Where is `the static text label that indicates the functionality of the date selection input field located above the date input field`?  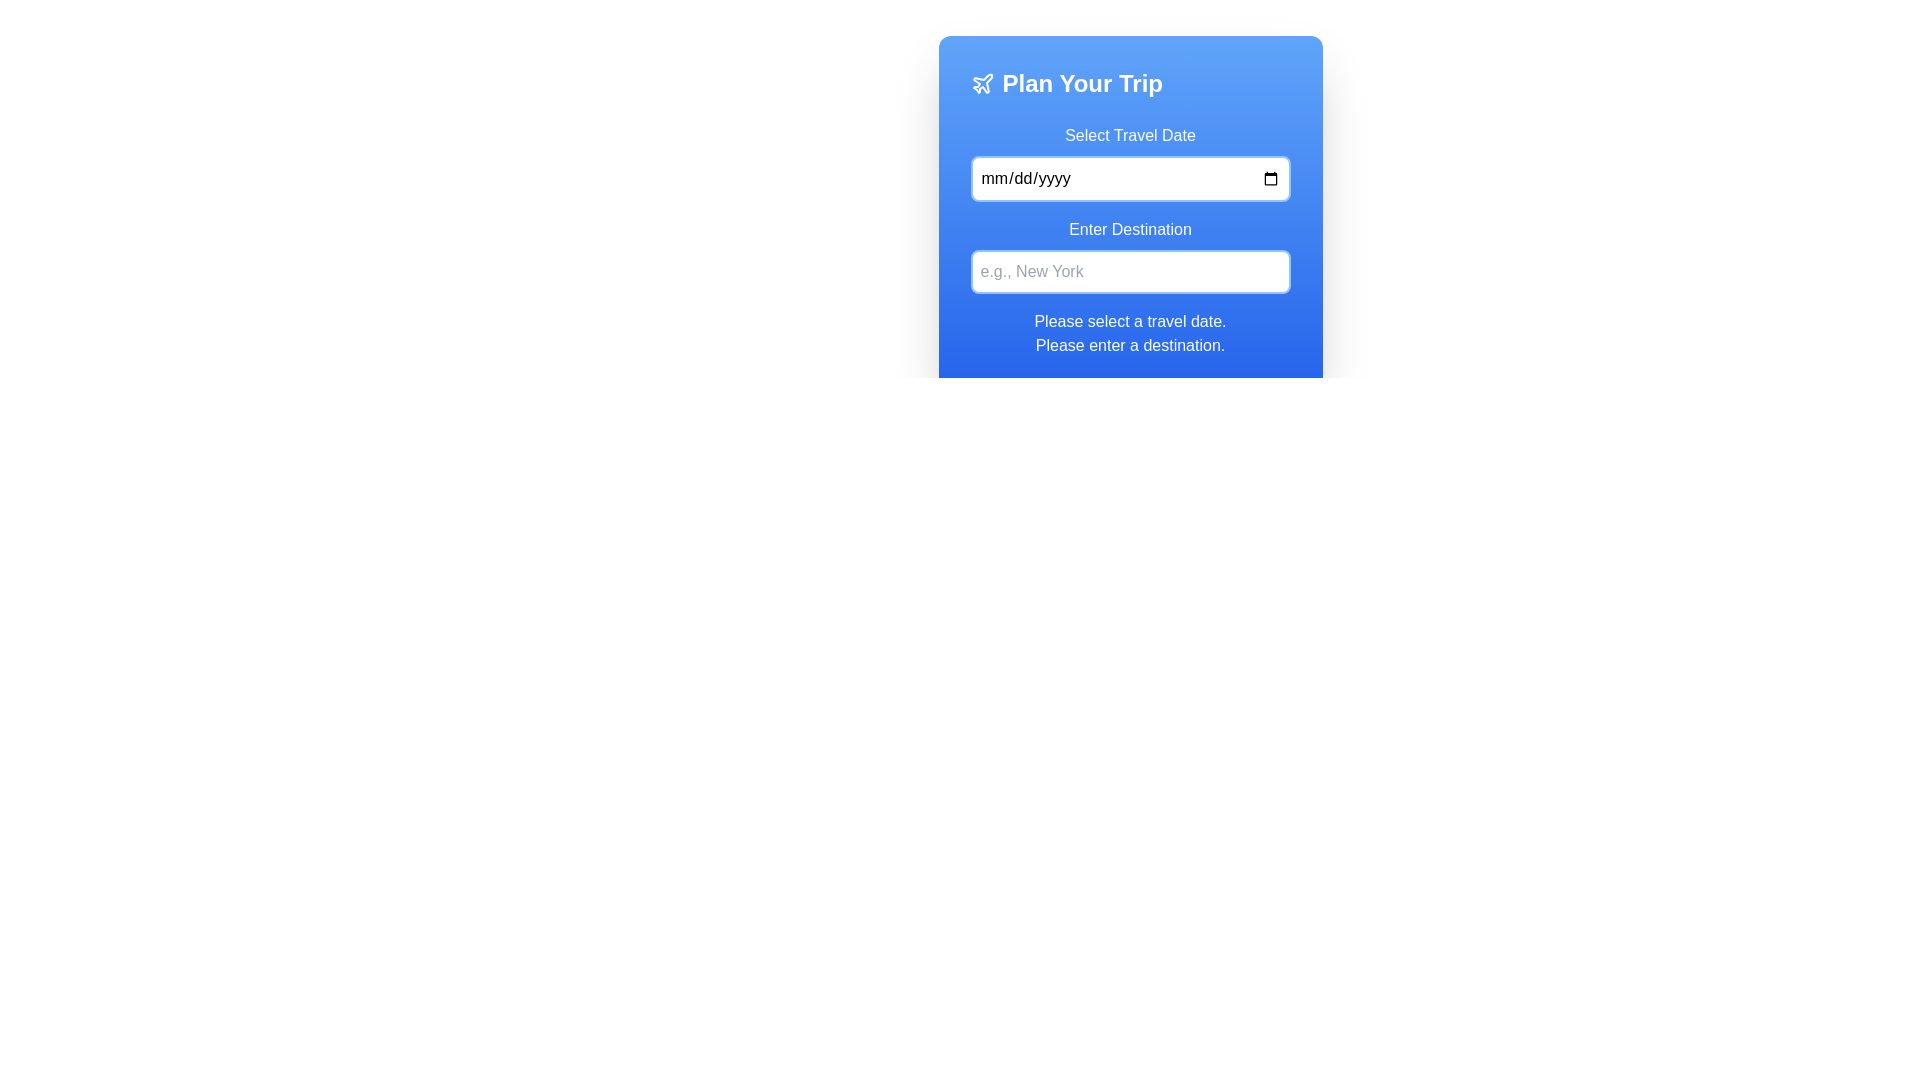 the static text label that indicates the functionality of the date selection input field located above the date input field is located at coordinates (1130, 135).